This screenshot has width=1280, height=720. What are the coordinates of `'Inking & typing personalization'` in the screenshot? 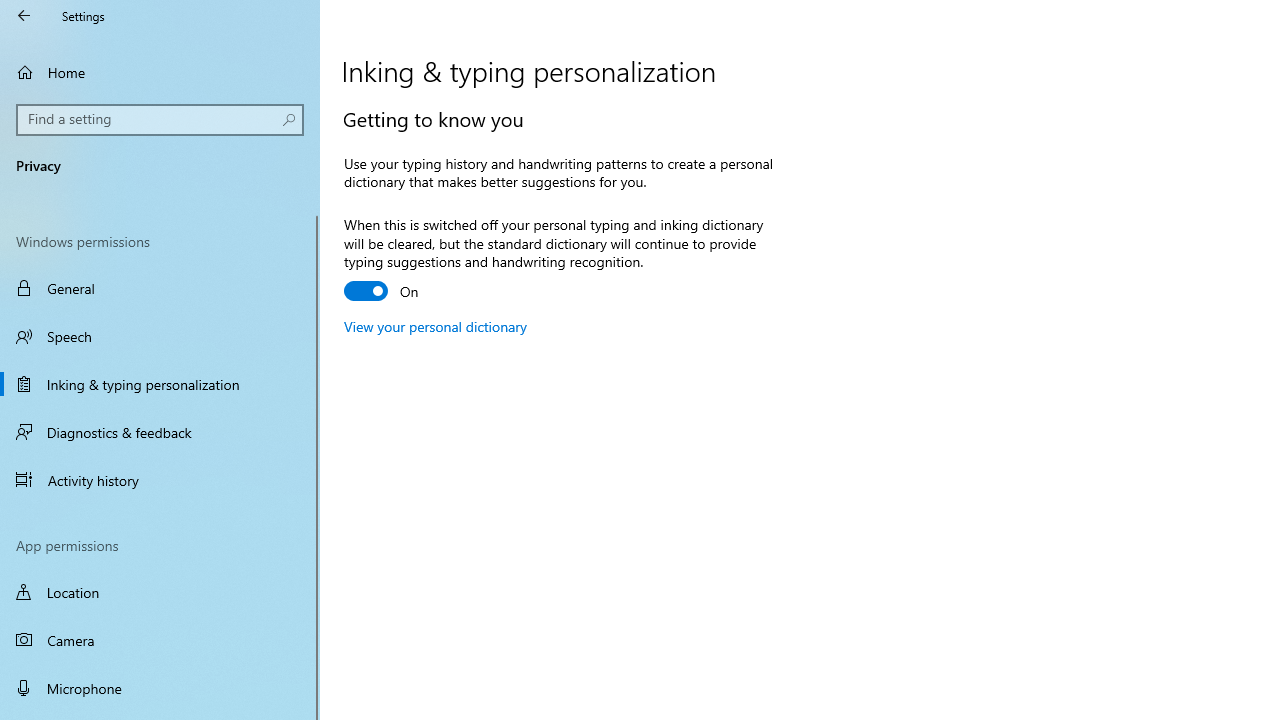 It's located at (160, 384).